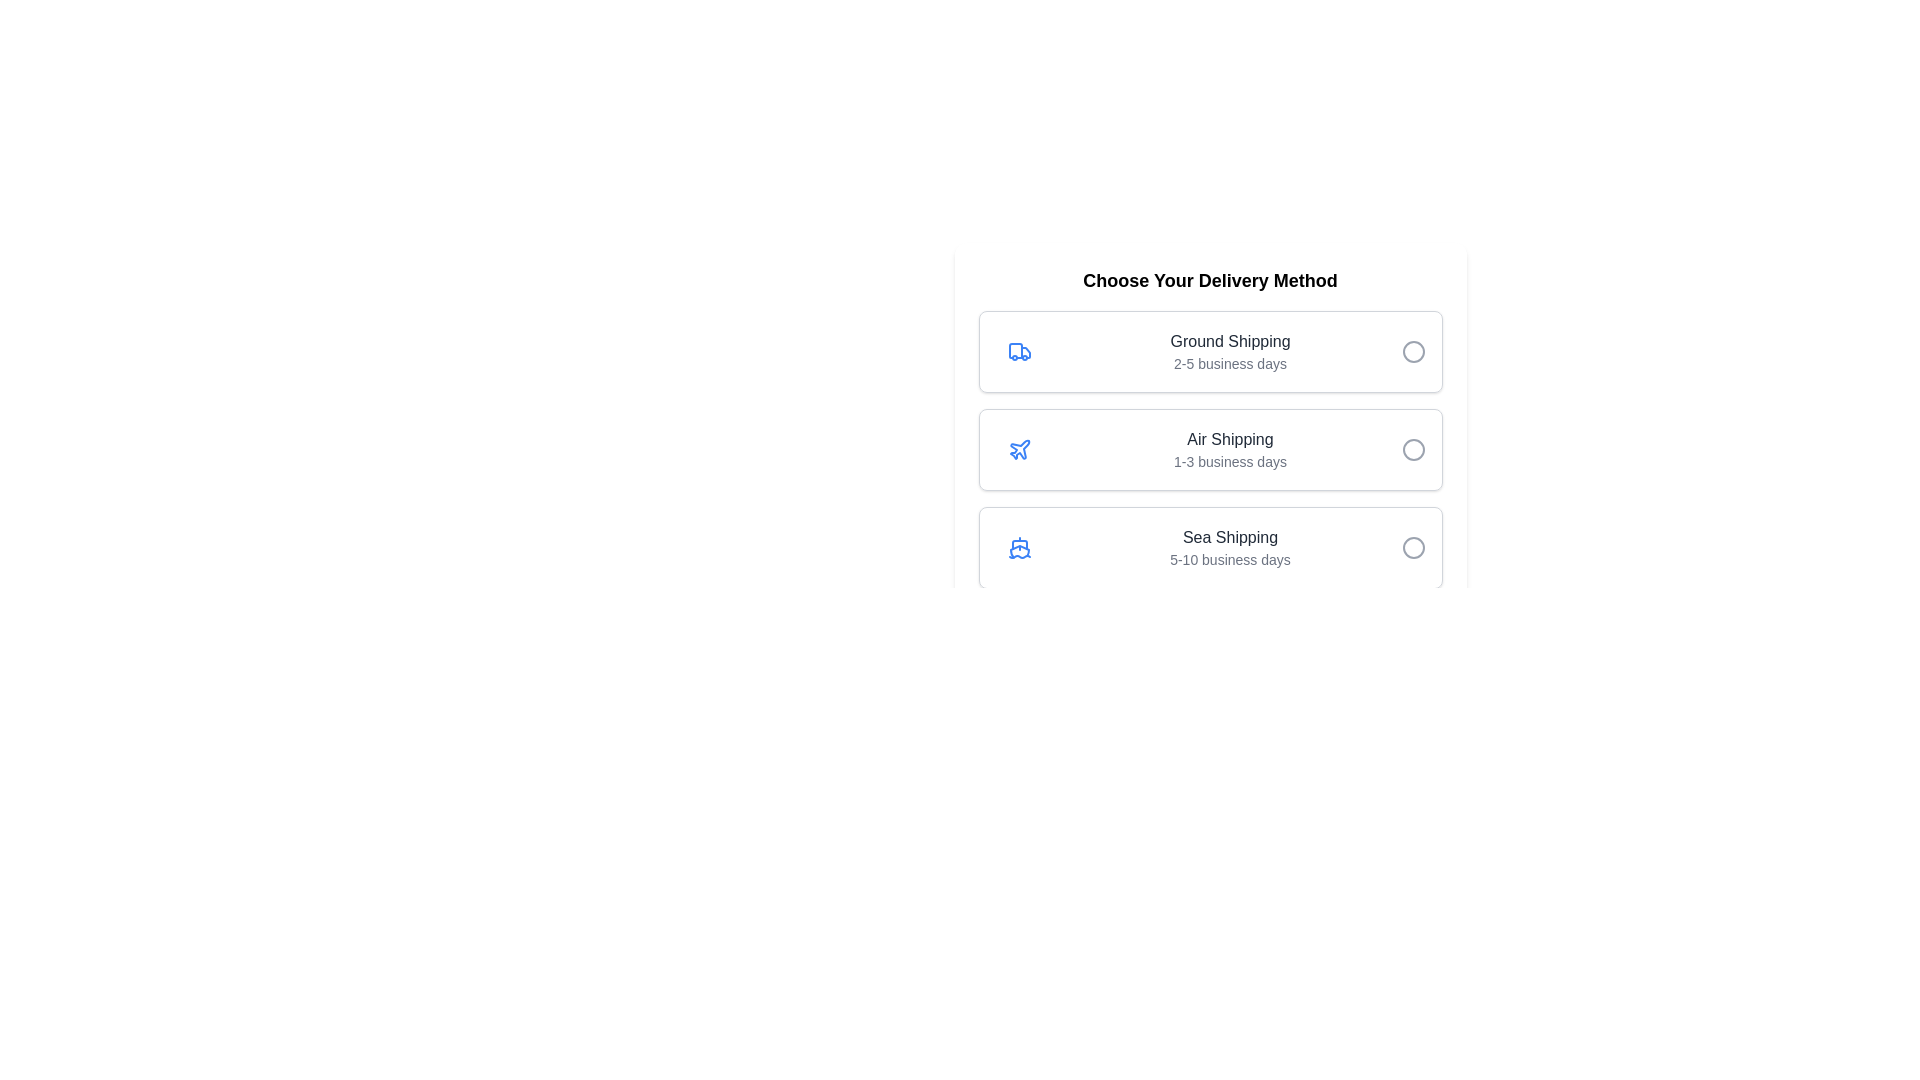 The width and height of the screenshot is (1920, 1080). Describe the element at coordinates (1019, 556) in the screenshot. I see `the decorative graphic element at the bottom of the ship icon, which indicates a maritime theme in the 'Sea Shipping' option of delivery methods` at that location.